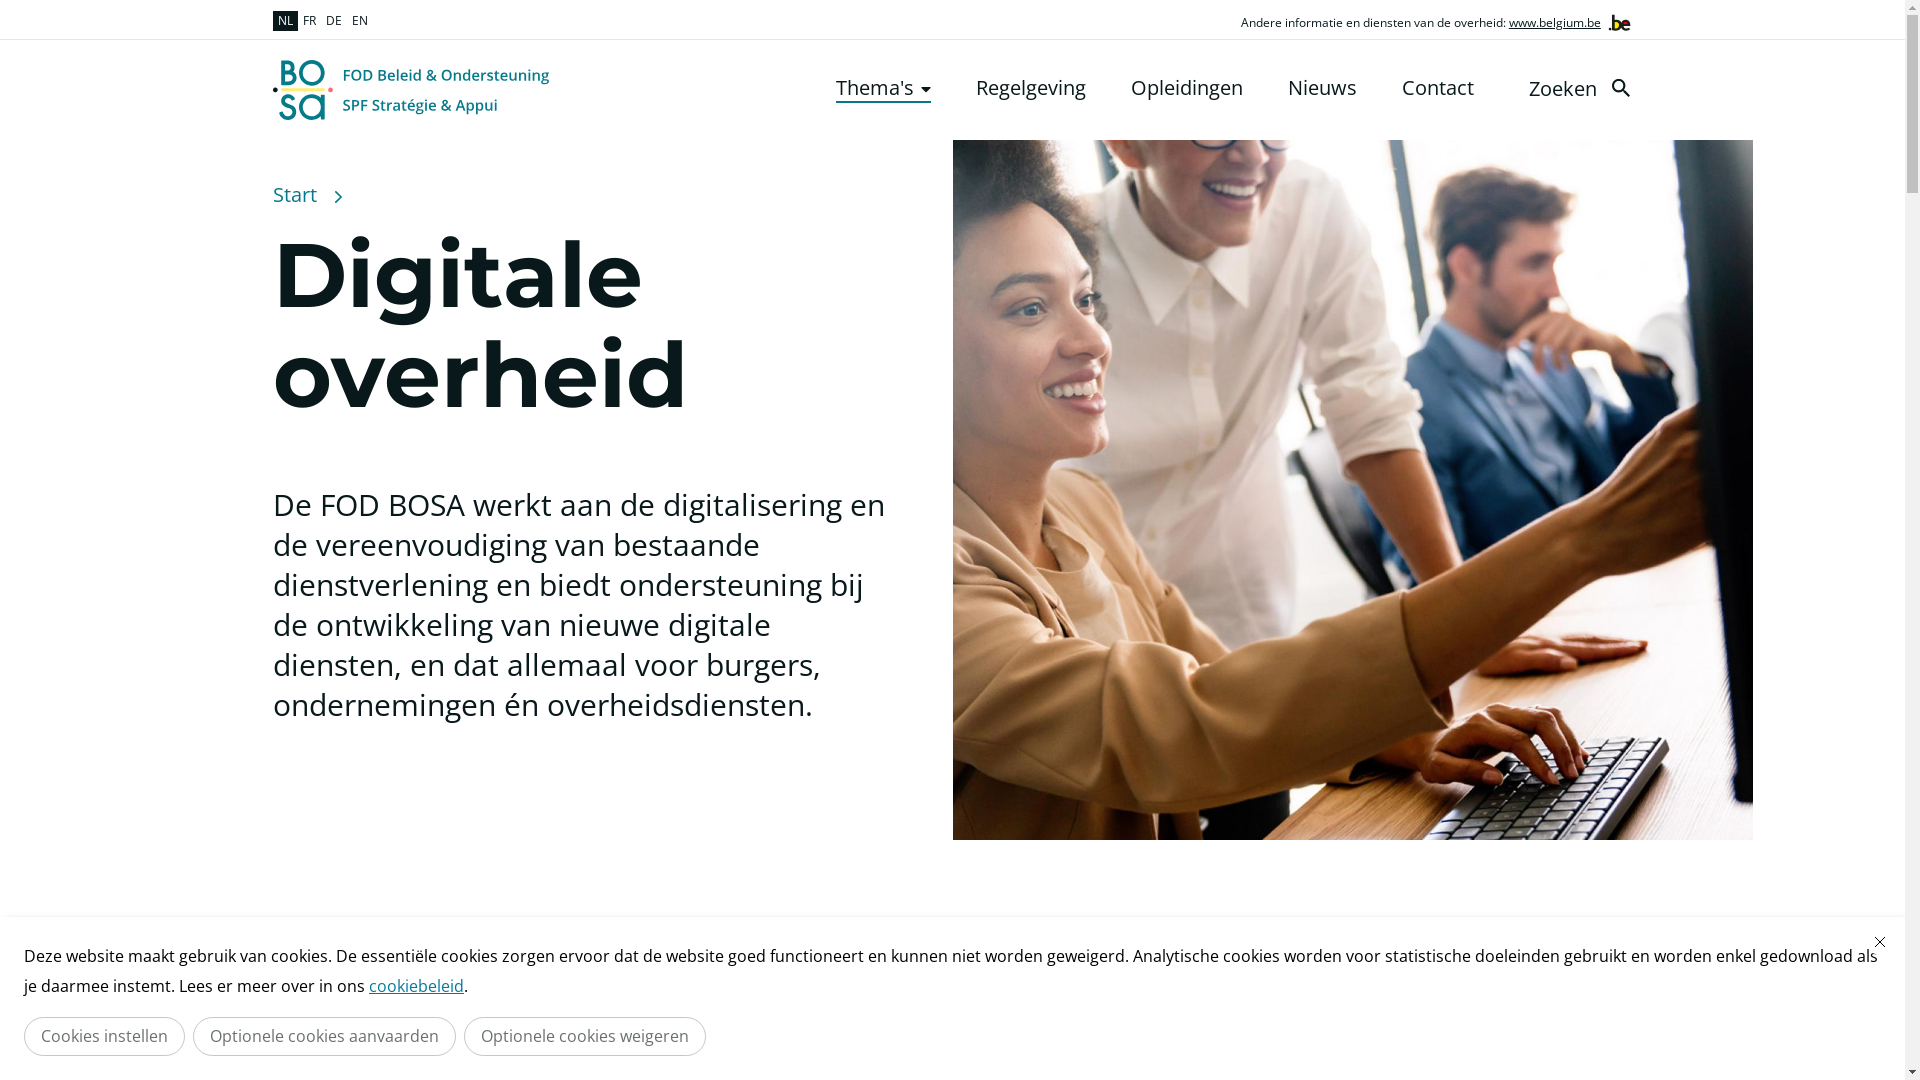 The height and width of the screenshot is (1080, 1920). What do you see at coordinates (835, 87) in the screenshot?
I see `'Thema's'` at bounding box center [835, 87].